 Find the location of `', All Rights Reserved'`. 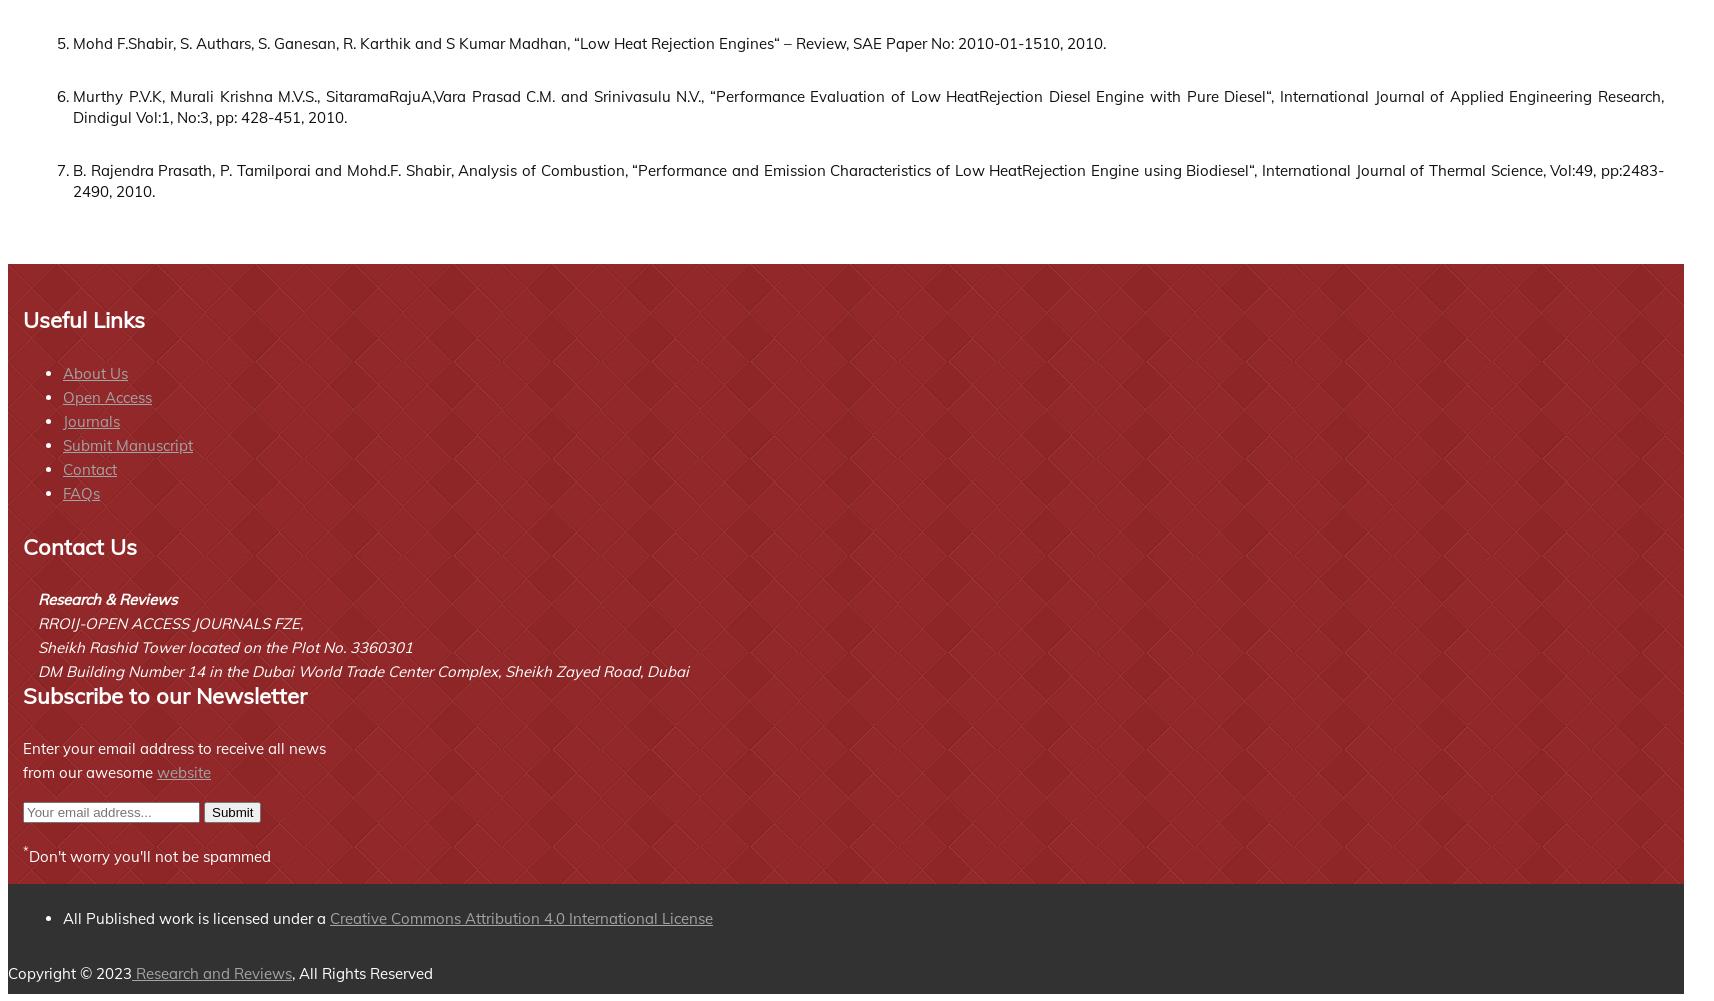

', All Rights Reserved' is located at coordinates (361, 972).